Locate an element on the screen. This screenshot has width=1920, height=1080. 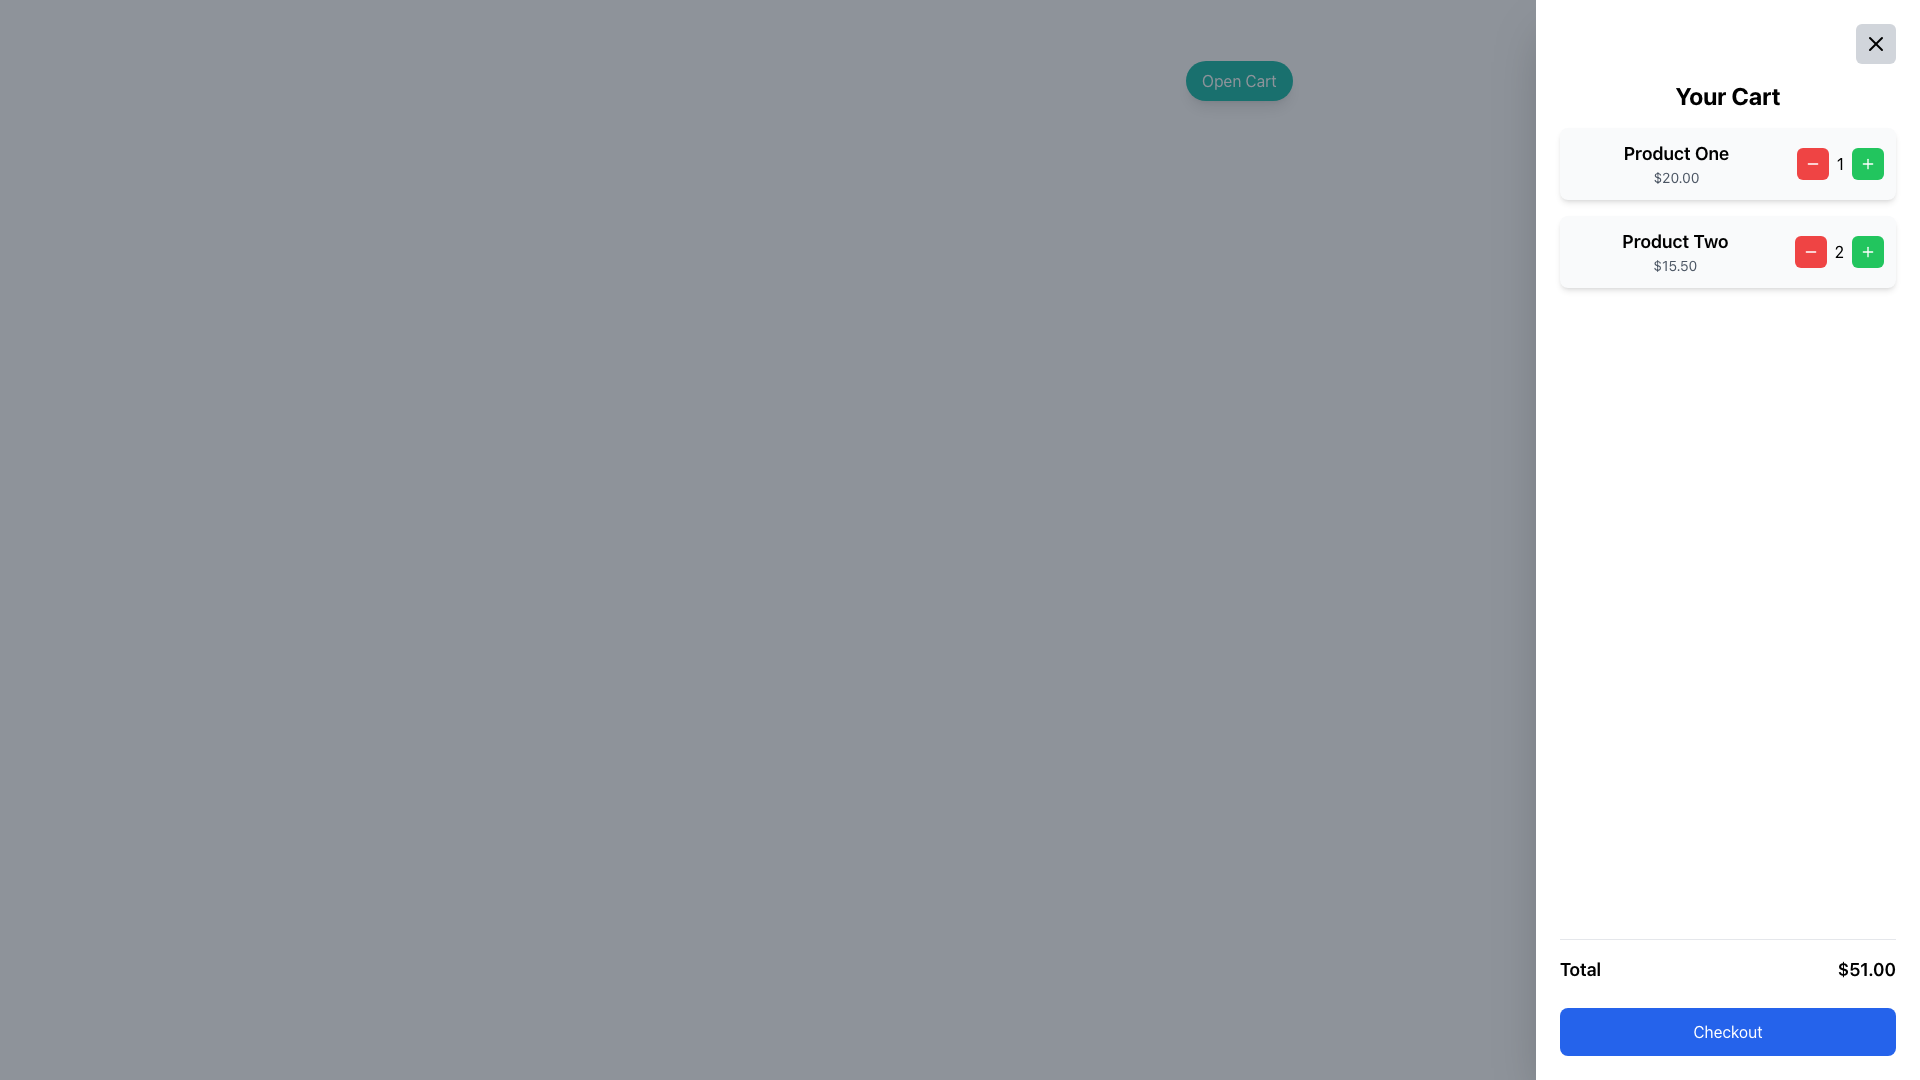
product details from the Cart Item Display for 'Product Two', which includes the product name, price, decrement button, quantity, and increment button, located in the second row of the cart section is located at coordinates (1727, 250).